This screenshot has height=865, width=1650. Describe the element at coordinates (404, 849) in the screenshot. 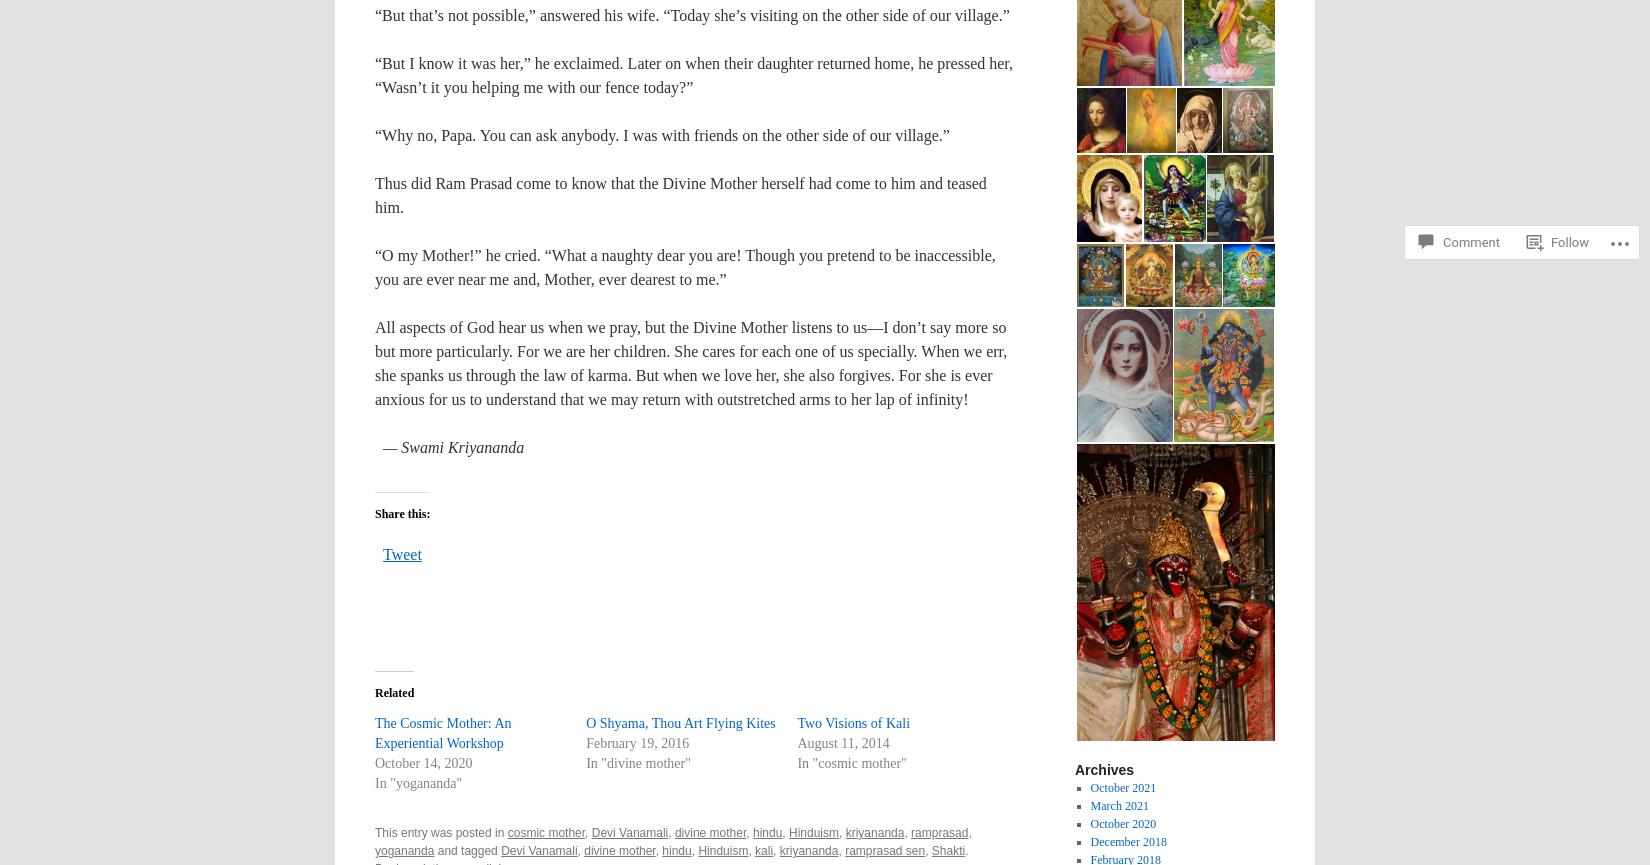

I see `'yogananda'` at that location.